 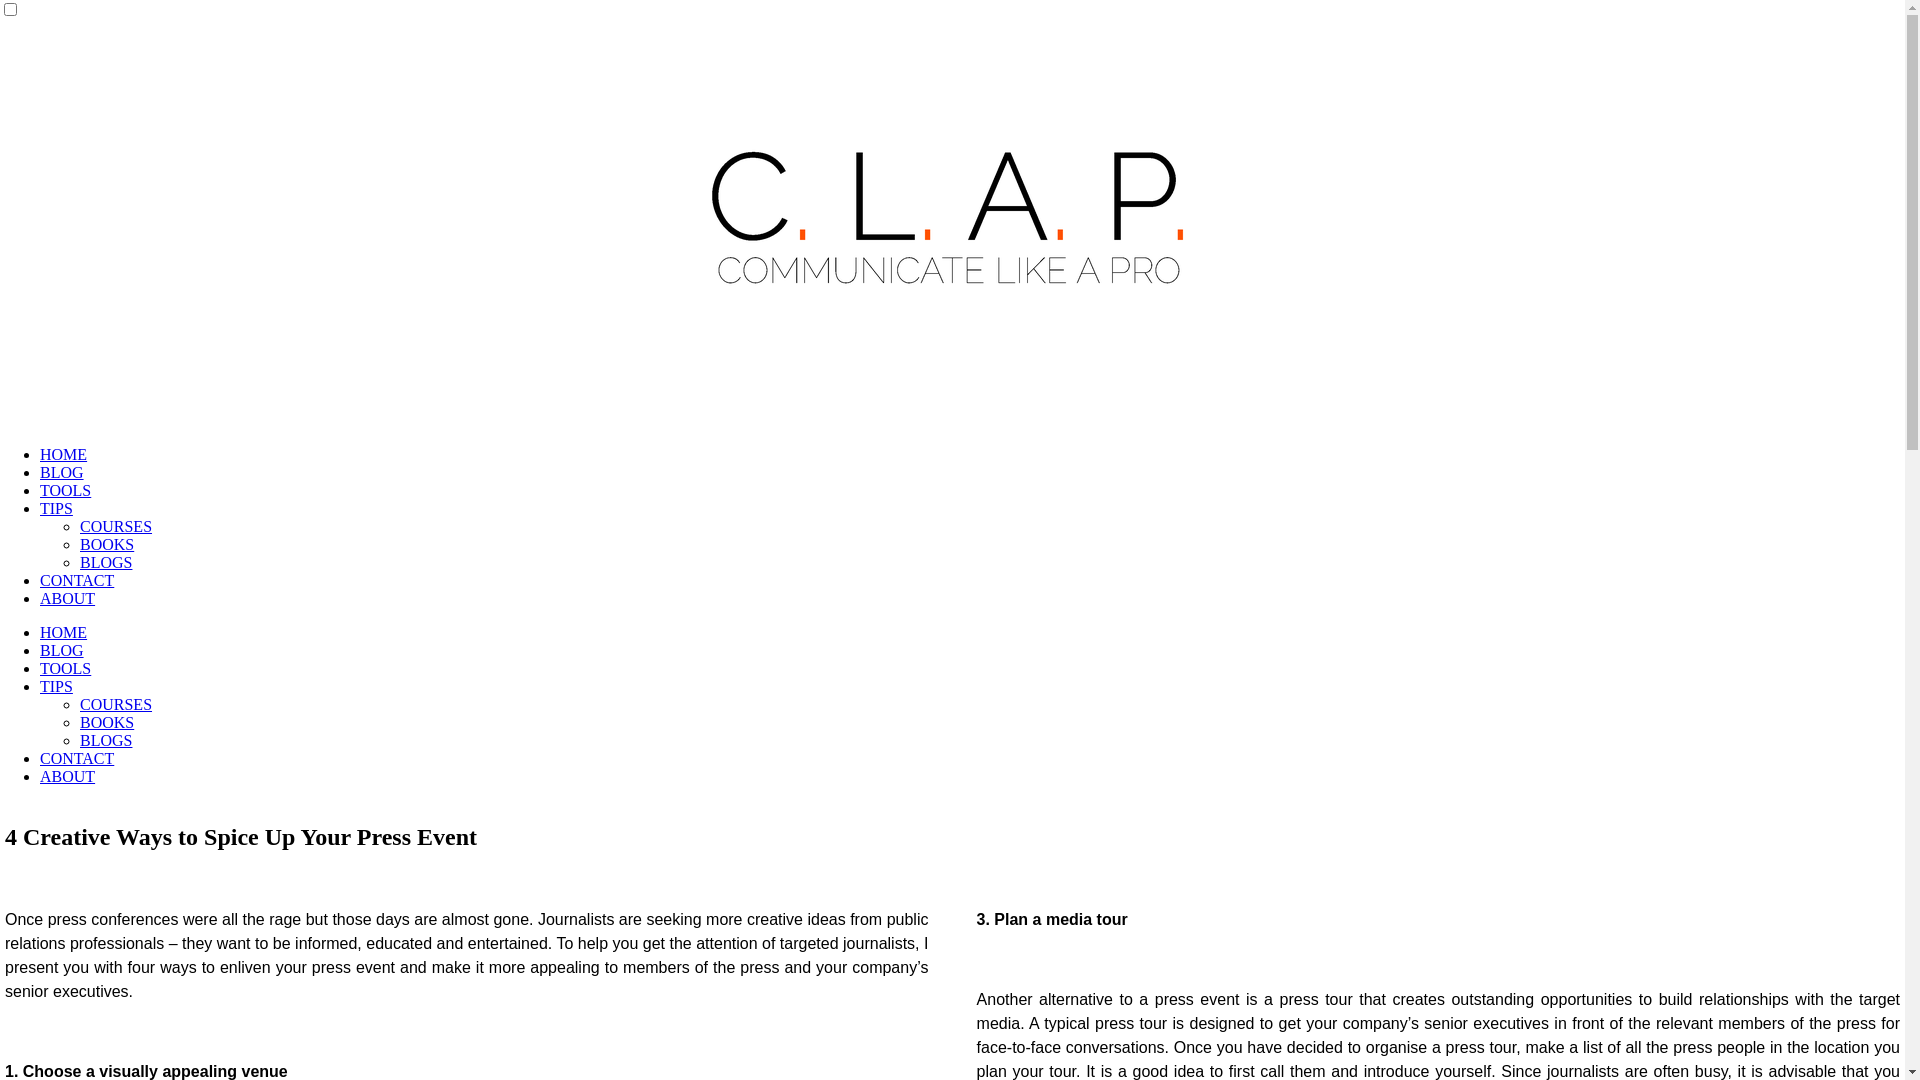 What do you see at coordinates (104, 740) in the screenshot?
I see `'BLOGS'` at bounding box center [104, 740].